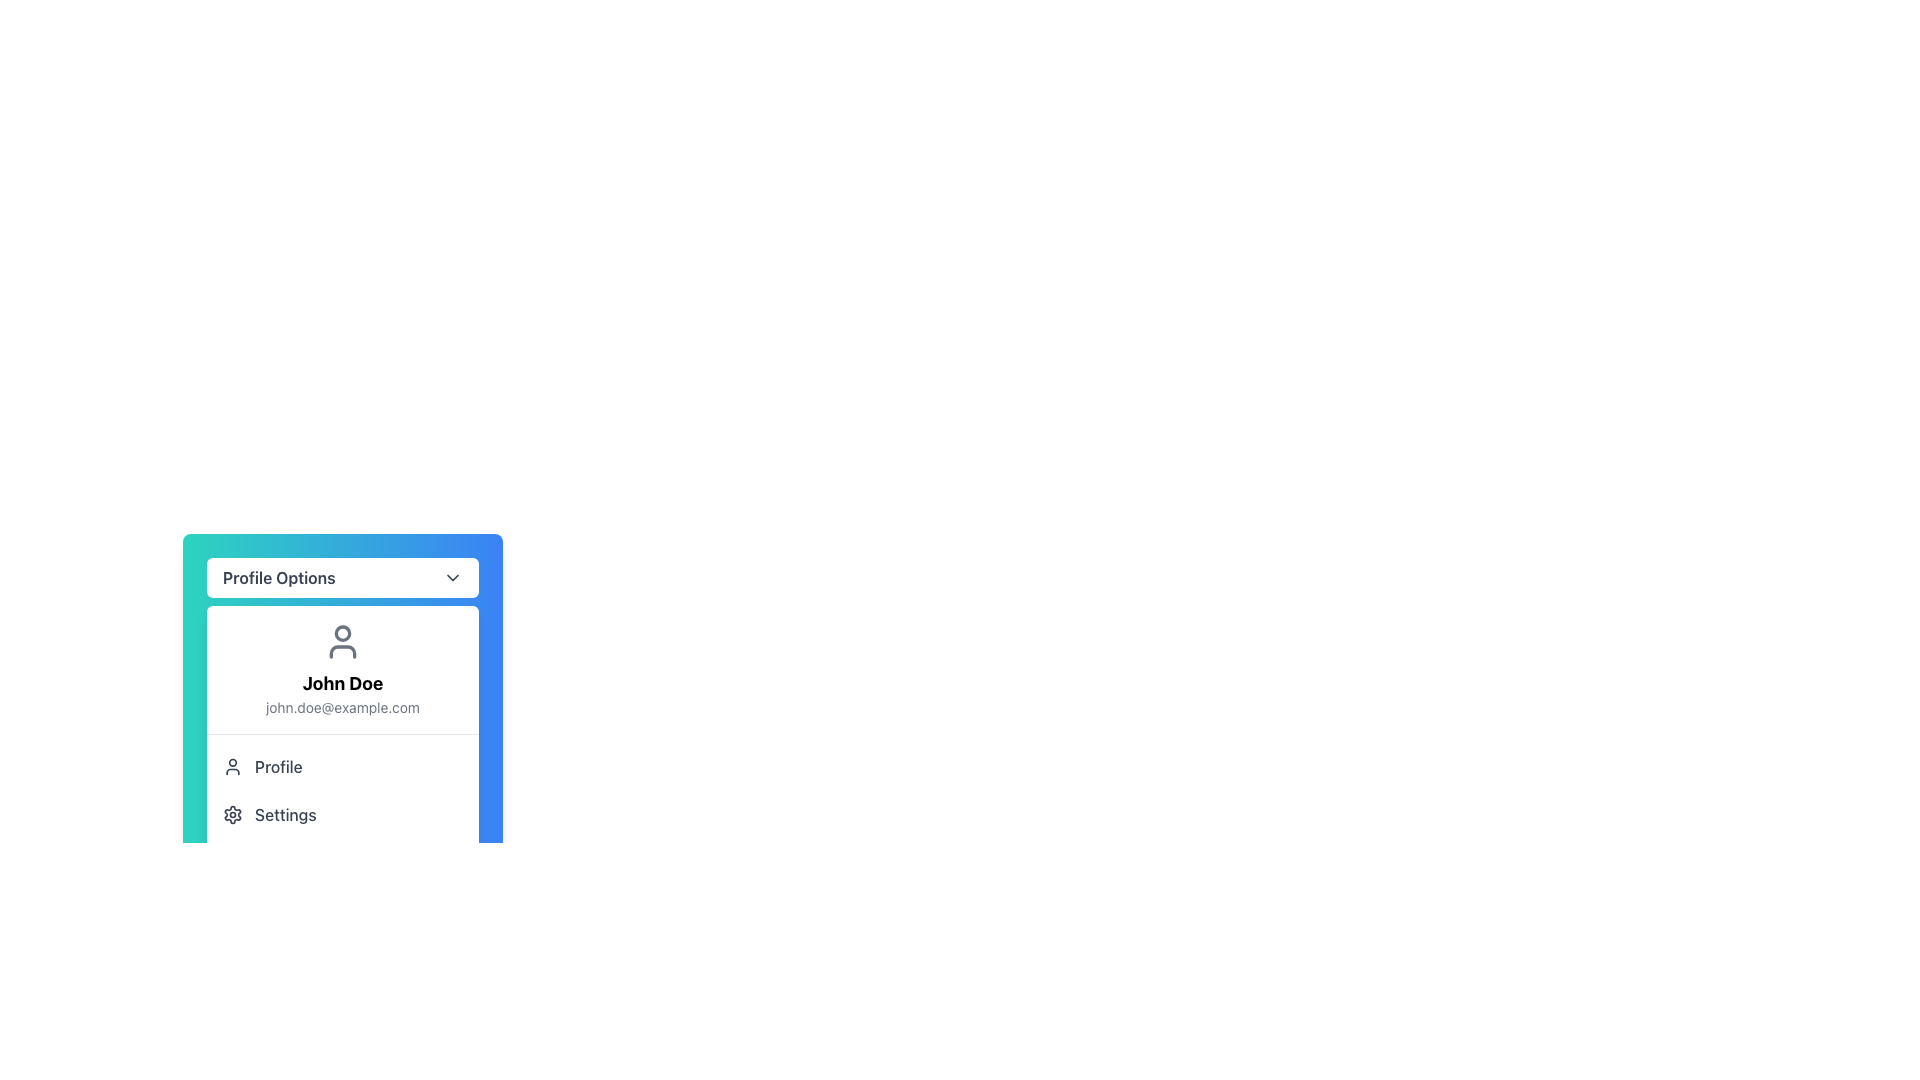 This screenshot has height=1080, width=1920. What do you see at coordinates (277, 766) in the screenshot?
I see `the profile-related Text label, which is positioned to the right of a person icon and serves` at bounding box center [277, 766].